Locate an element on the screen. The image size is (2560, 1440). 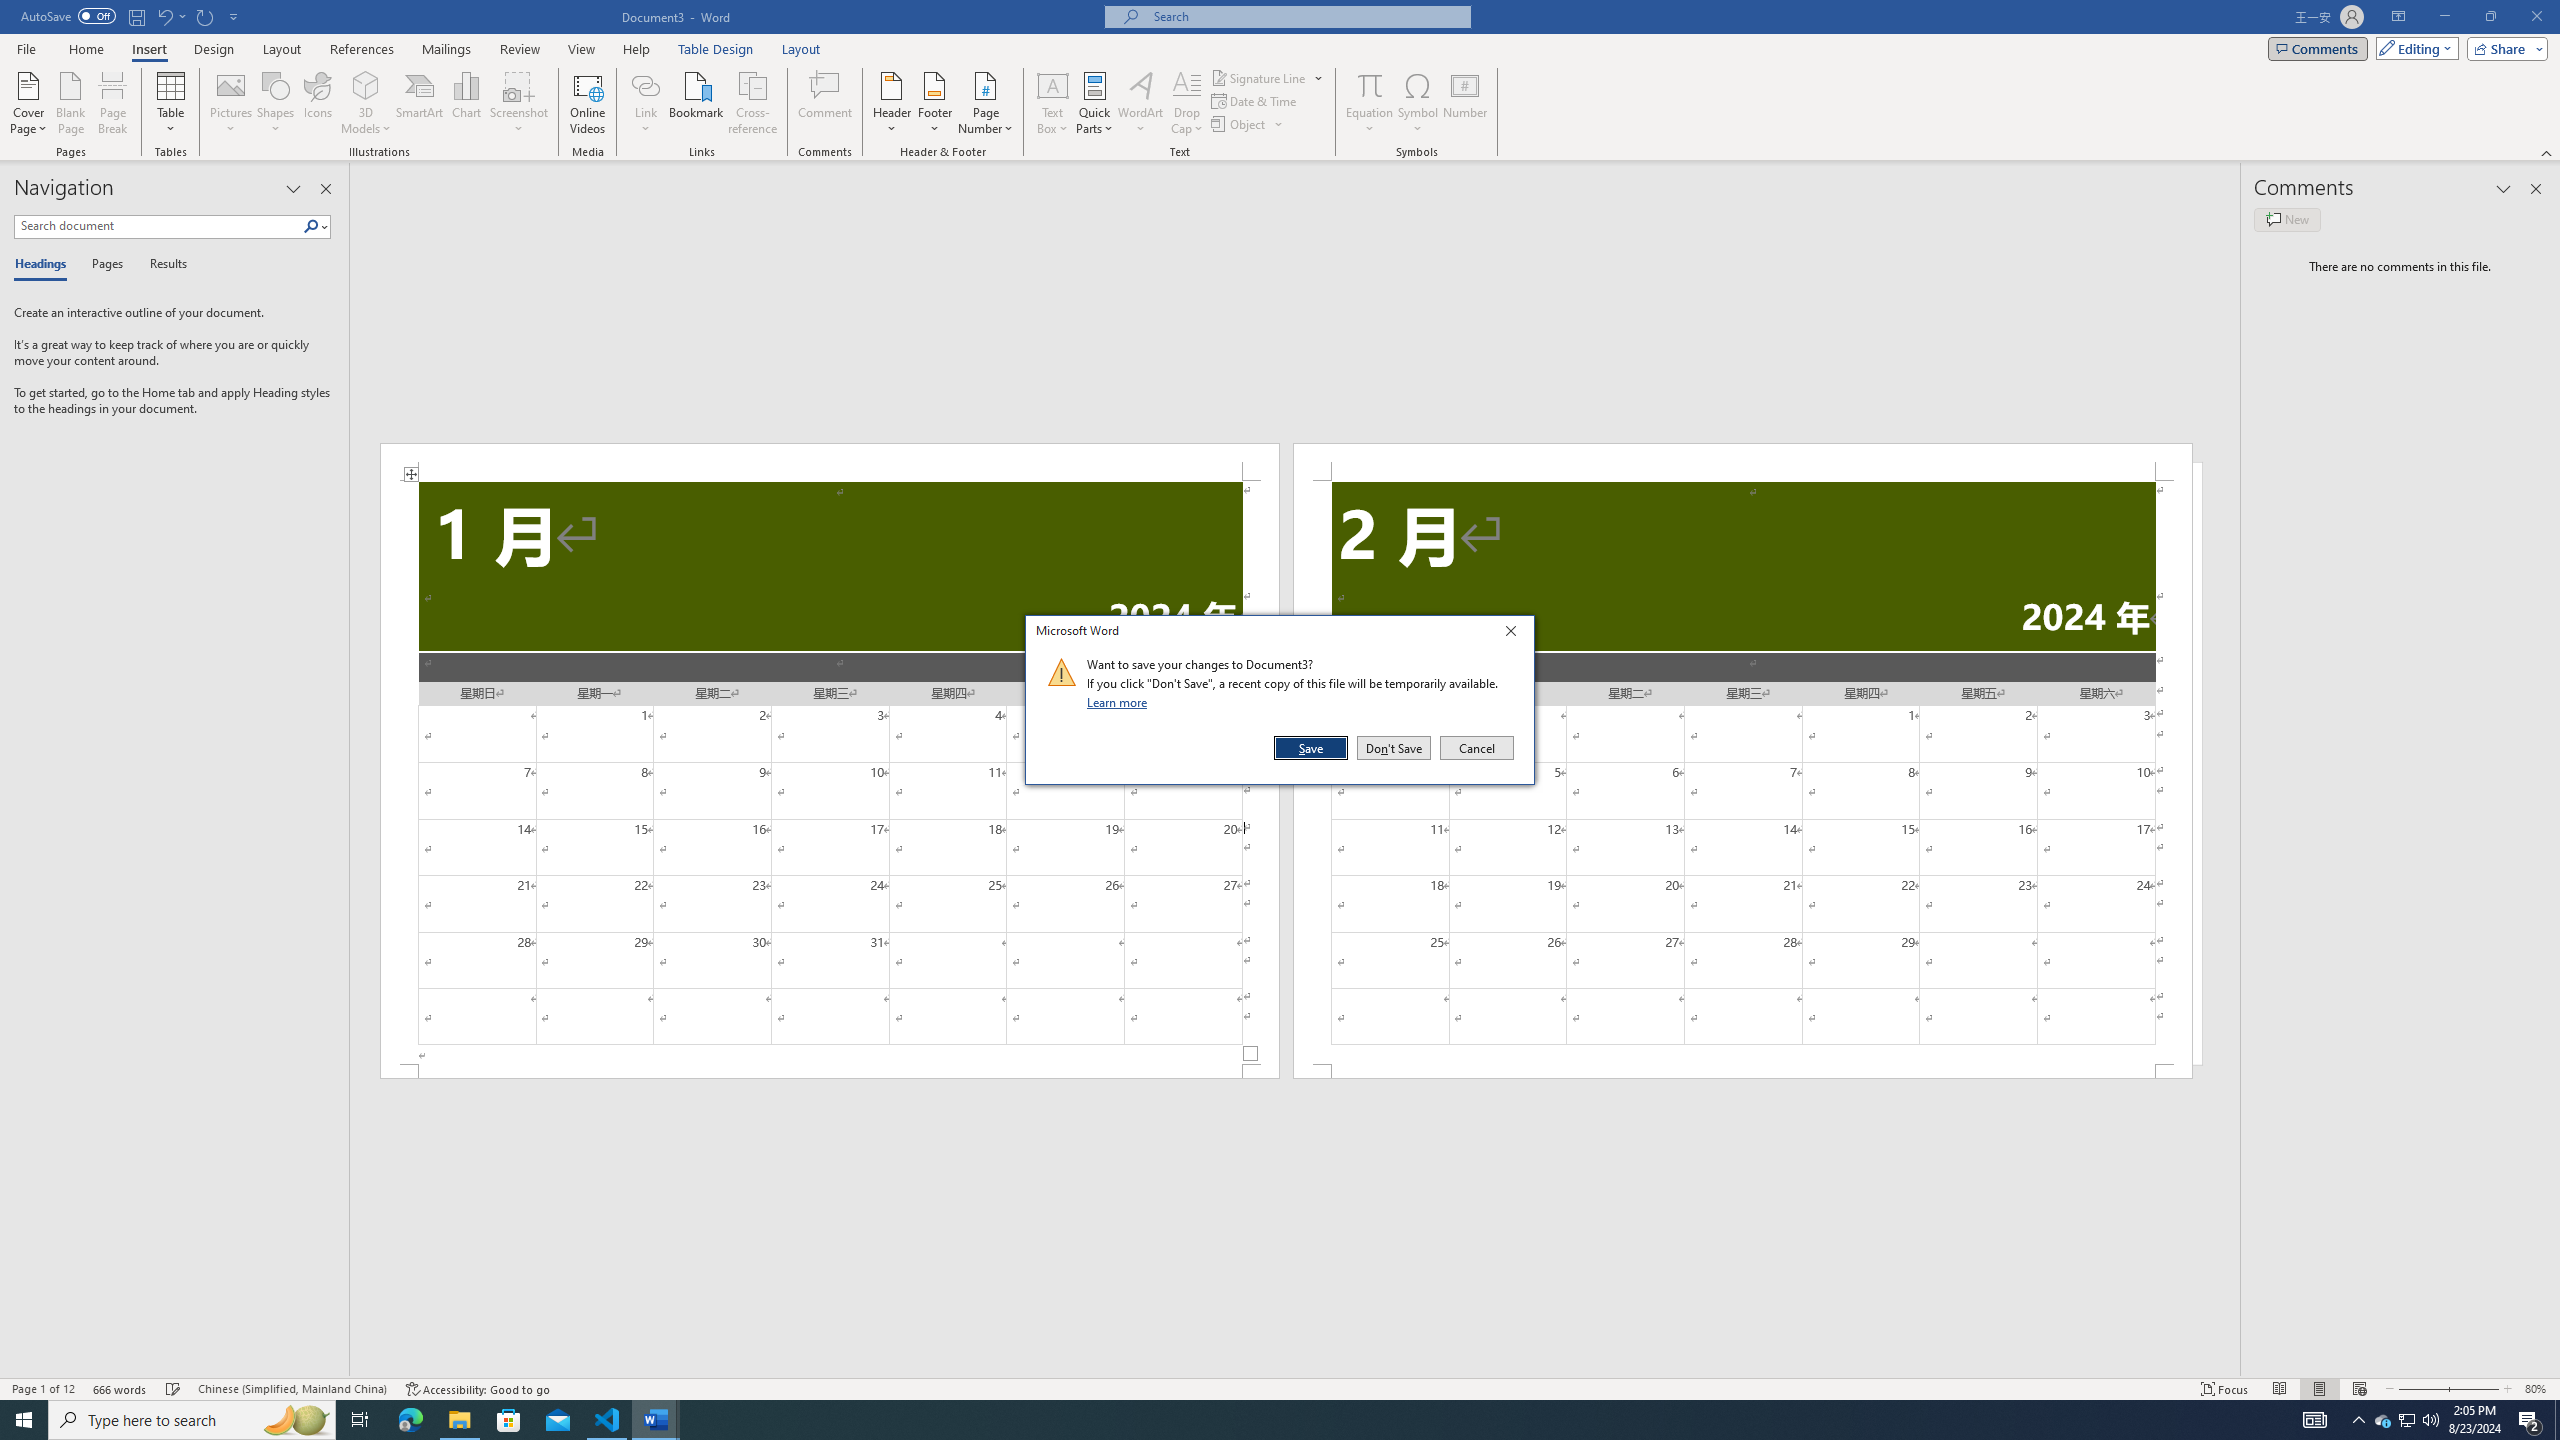
'Language Chinese (Simplified, Mainland China)' is located at coordinates (290, 1389).